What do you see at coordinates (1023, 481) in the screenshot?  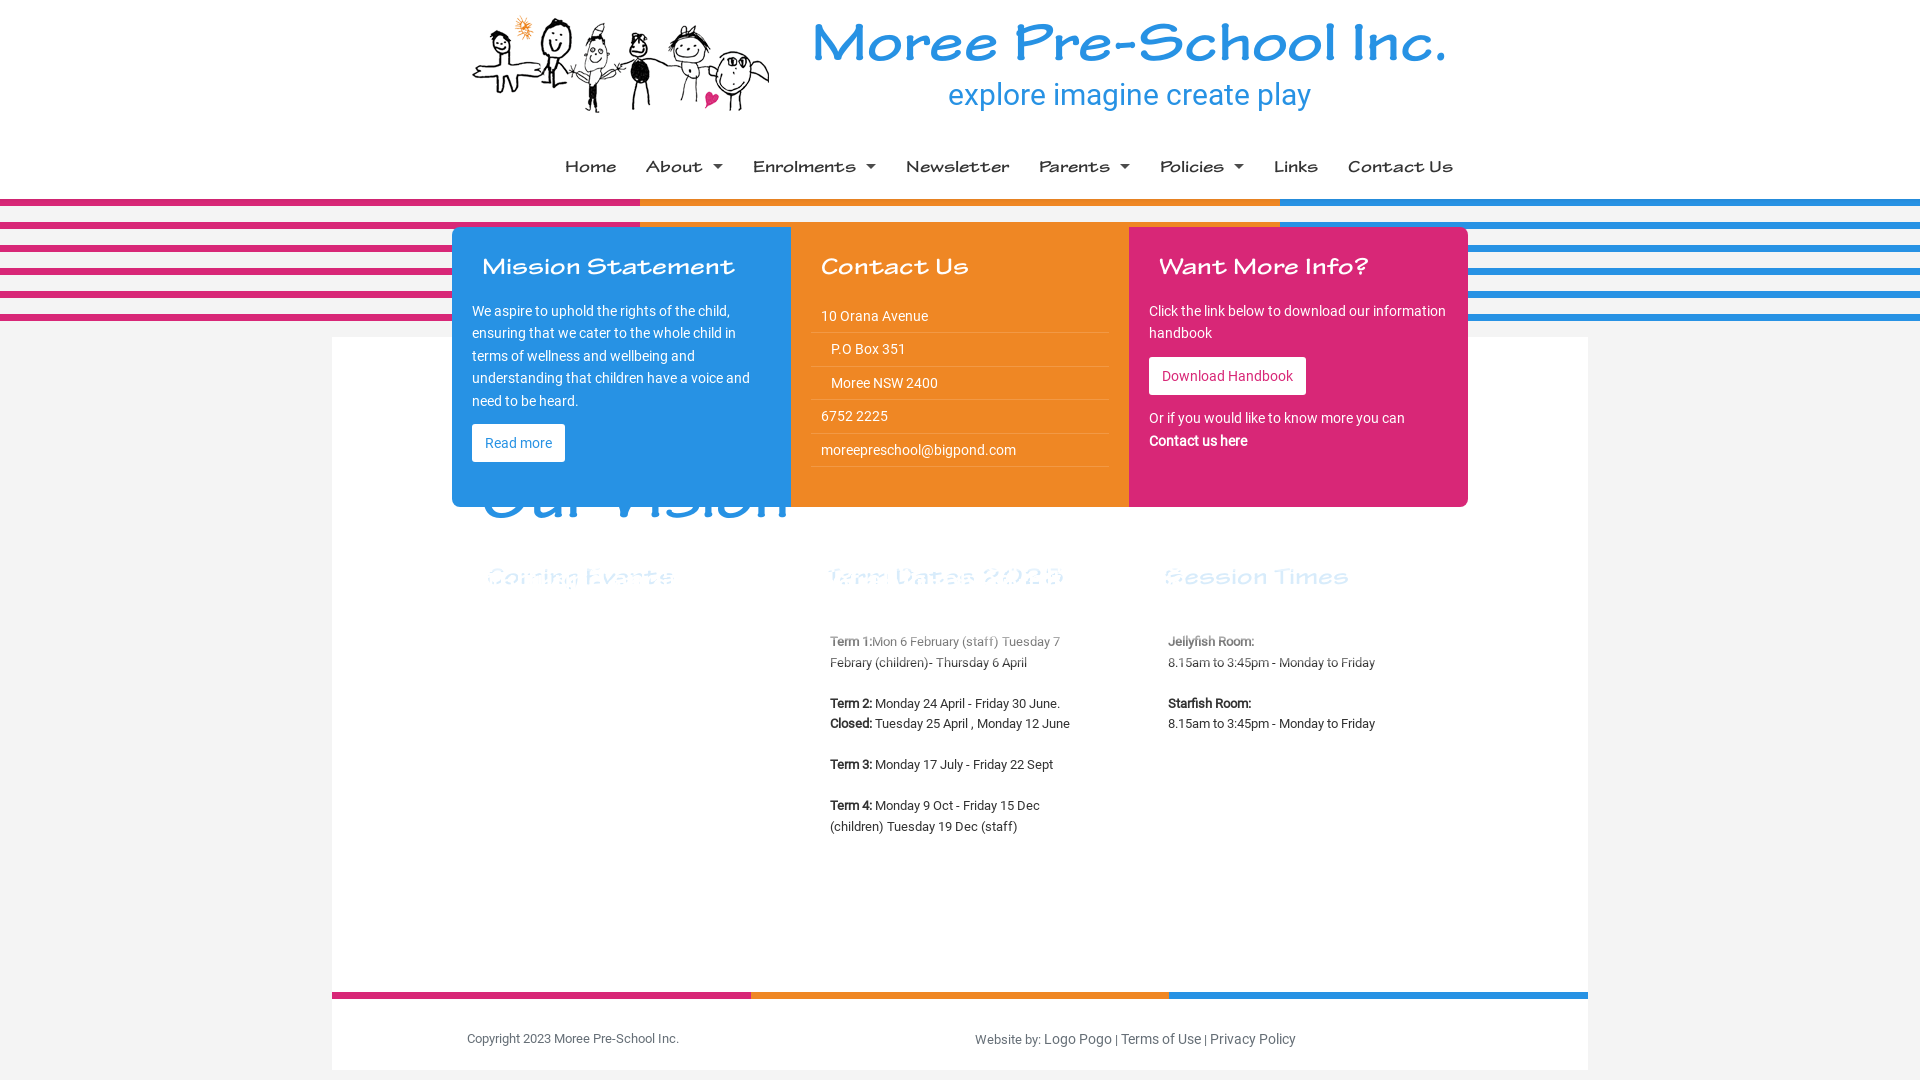 I see `'Medical Information'` at bounding box center [1023, 481].